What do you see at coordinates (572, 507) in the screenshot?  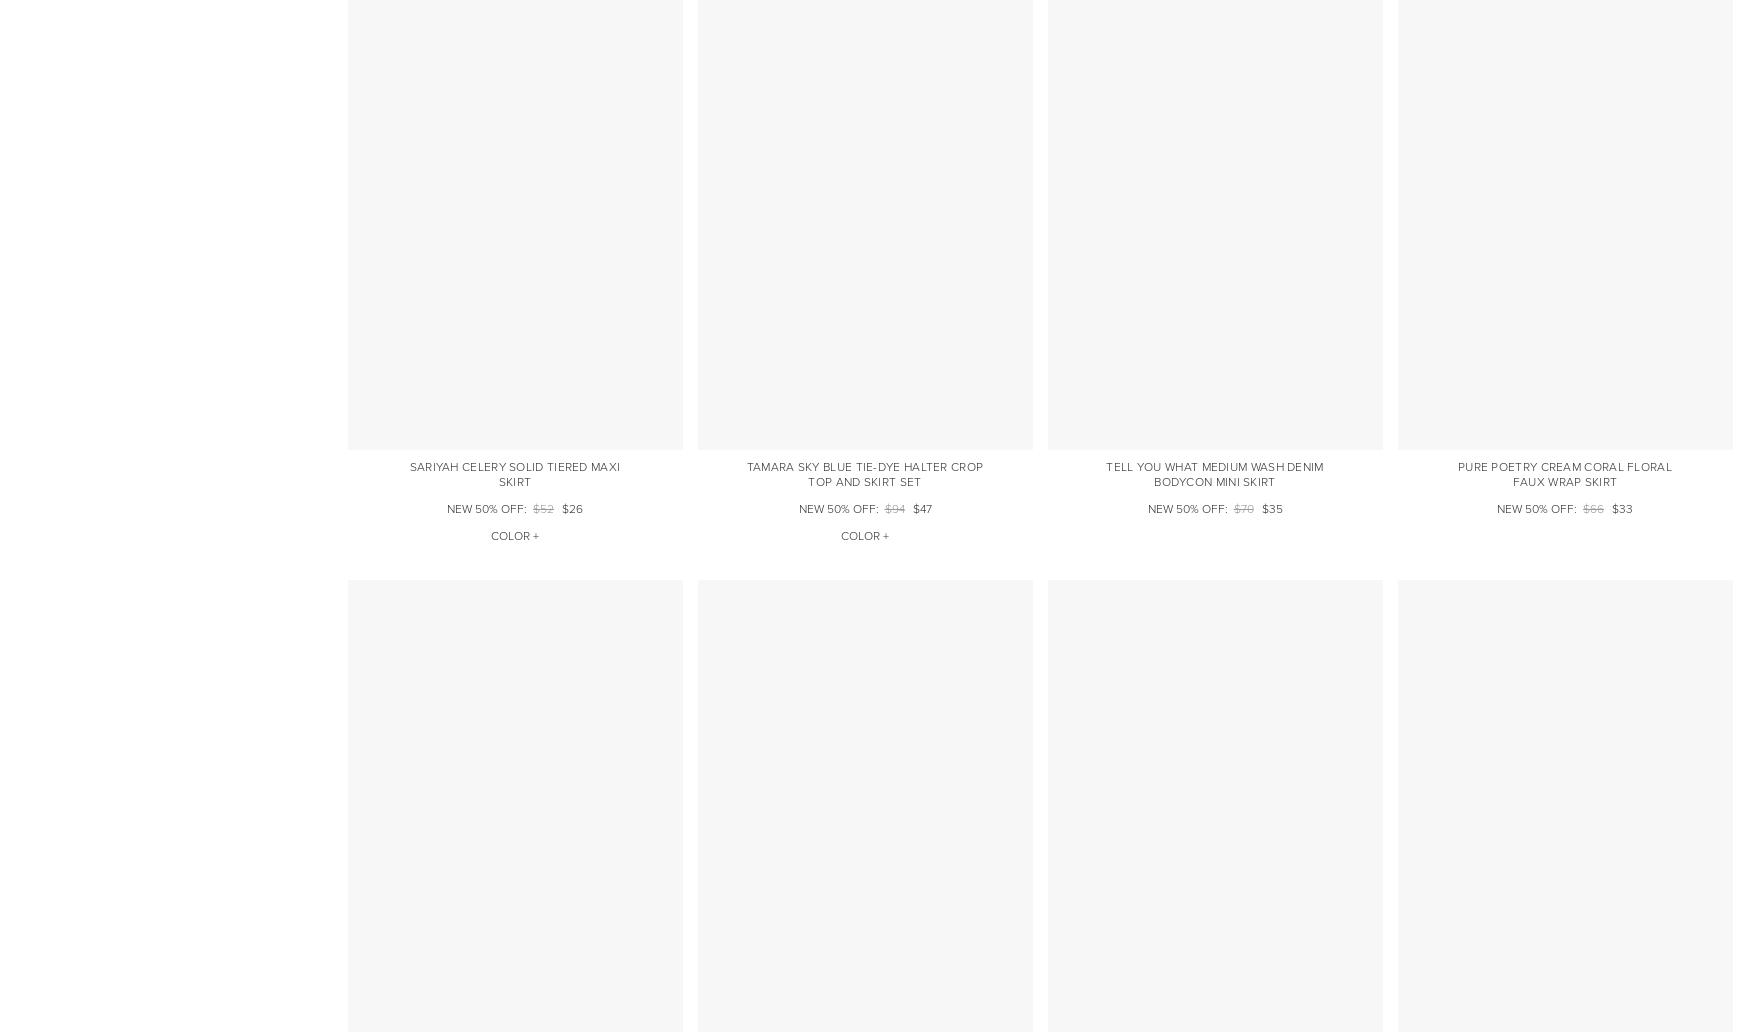 I see `'$26'` at bounding box center [572, 507].